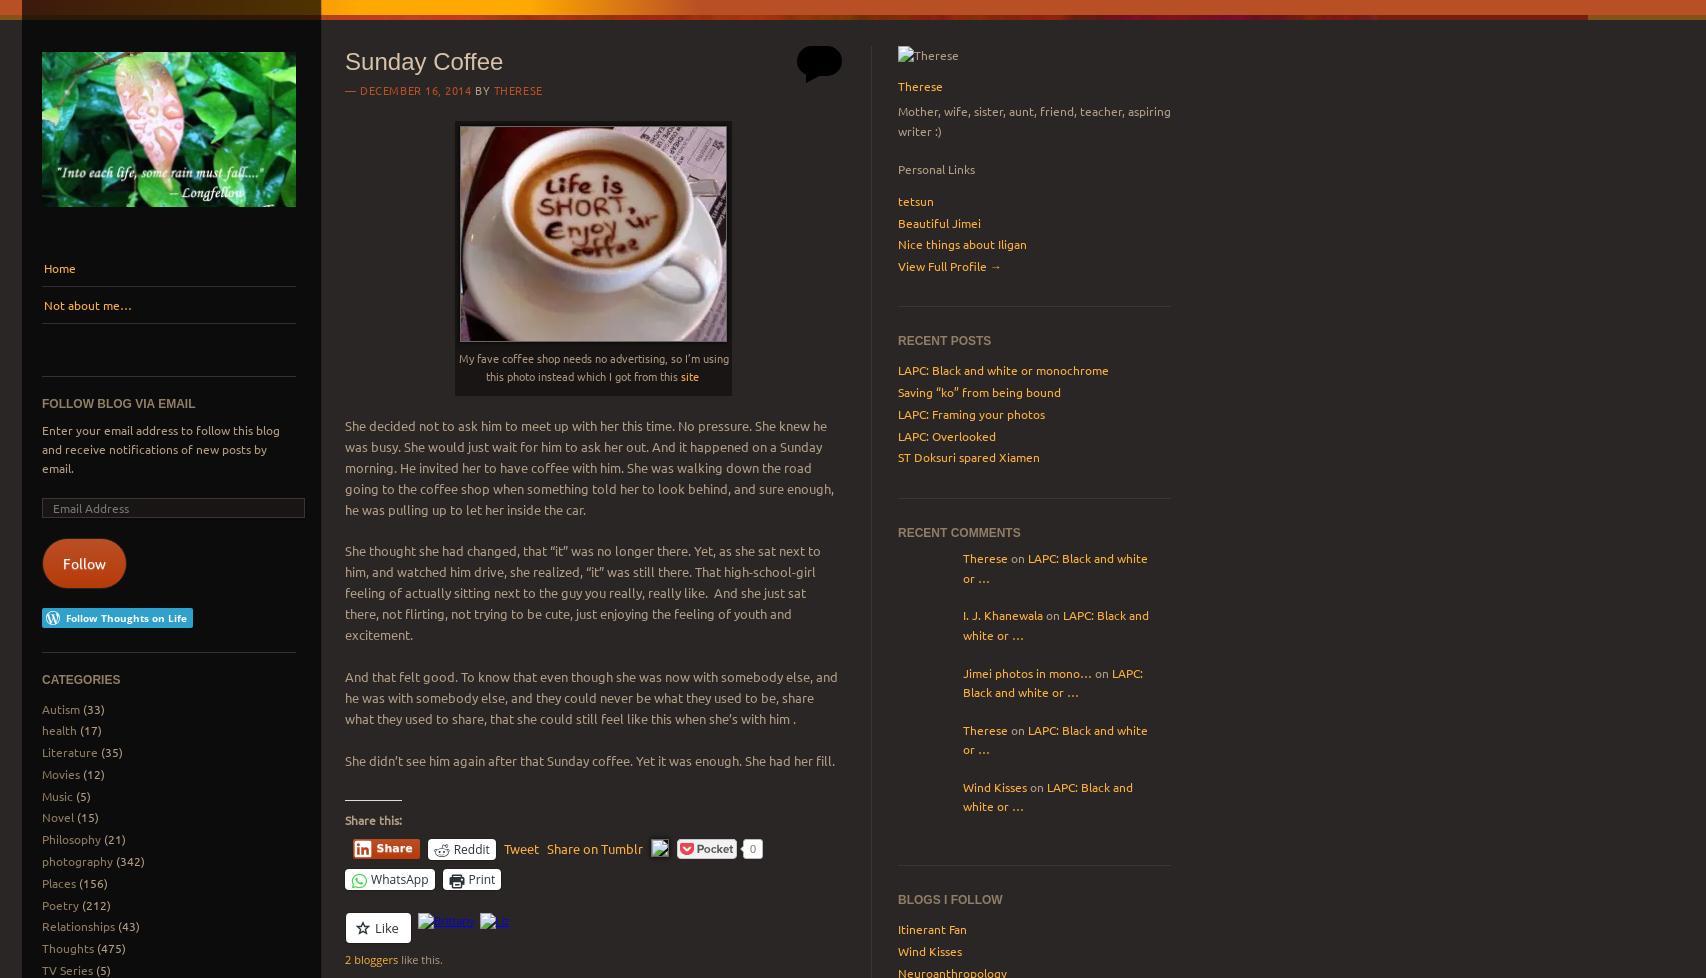 The image size is (1706, 978). I want to click on 'by', so click(480, 89).